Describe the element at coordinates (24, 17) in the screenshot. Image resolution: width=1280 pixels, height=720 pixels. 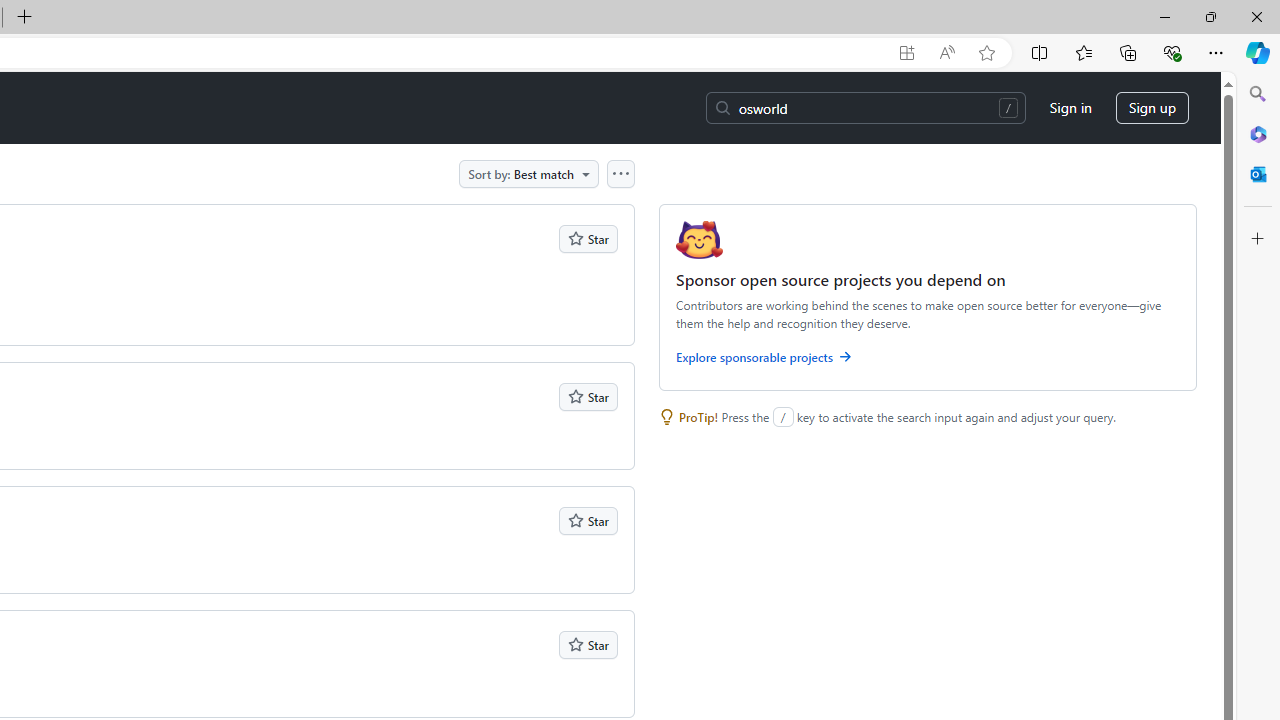
I see `'New Tab'` at that location.